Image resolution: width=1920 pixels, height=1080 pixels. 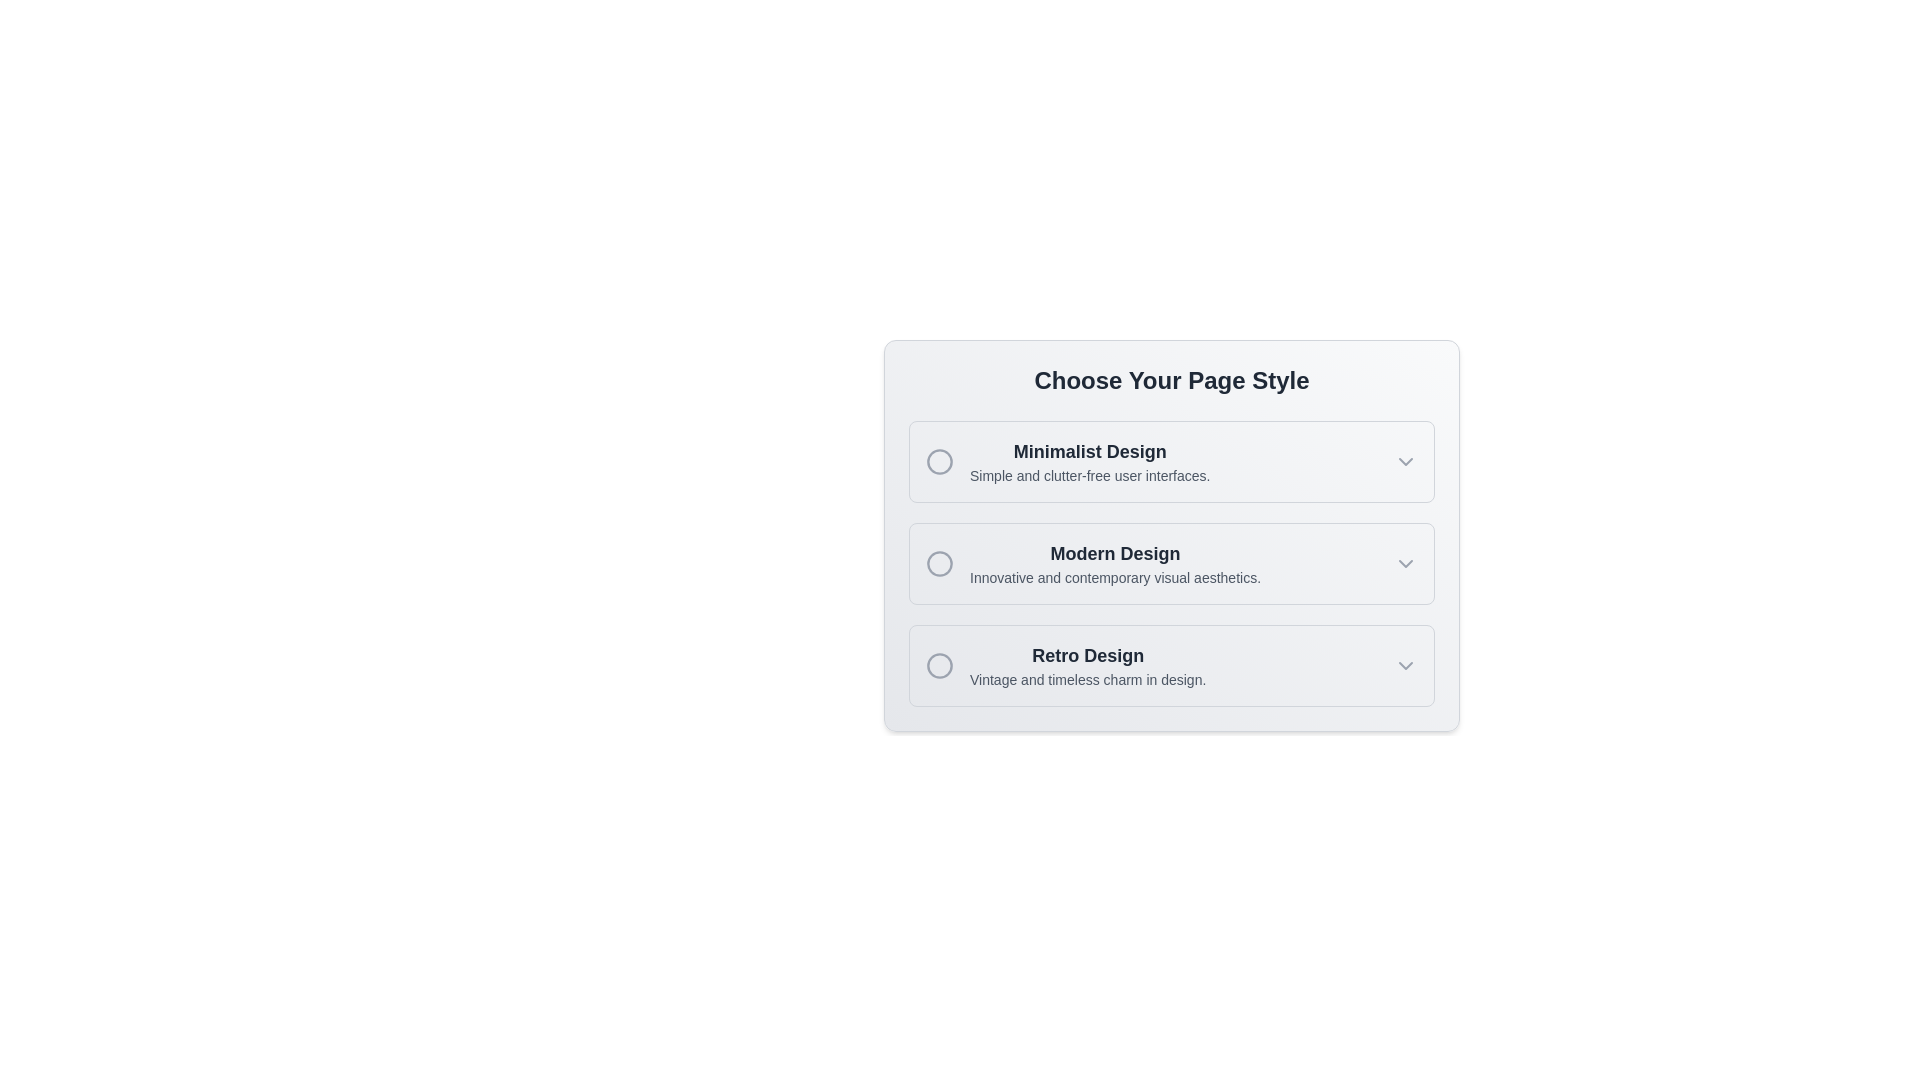 What do you see at coordinates (1065, 666) in the screenshot?
I see `the 'Retro Design' text label` at bounding box center [1065, 666].